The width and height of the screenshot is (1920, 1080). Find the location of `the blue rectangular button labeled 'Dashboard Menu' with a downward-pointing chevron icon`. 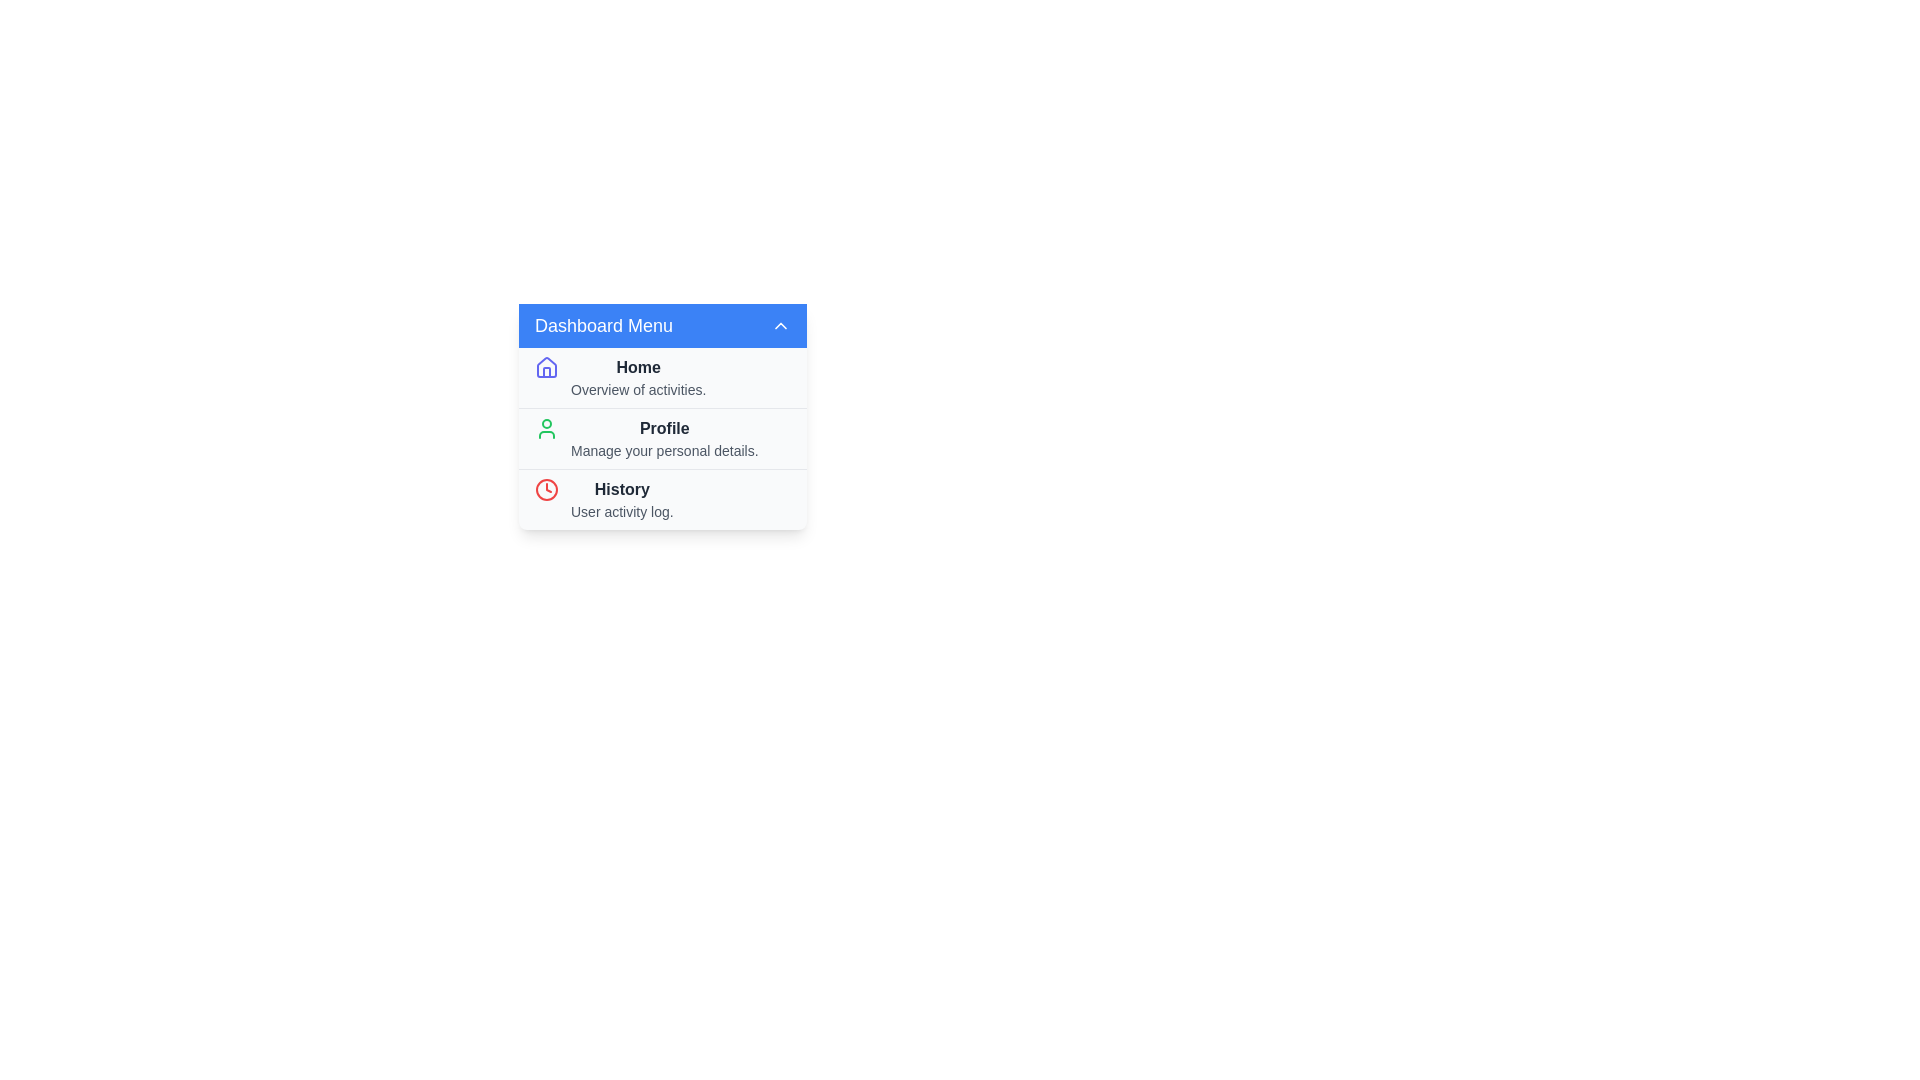

the blue rectangular button labeled 'Dashboard Menu' with a downward-pointing chevron icon is located at coordinates (662, 325).